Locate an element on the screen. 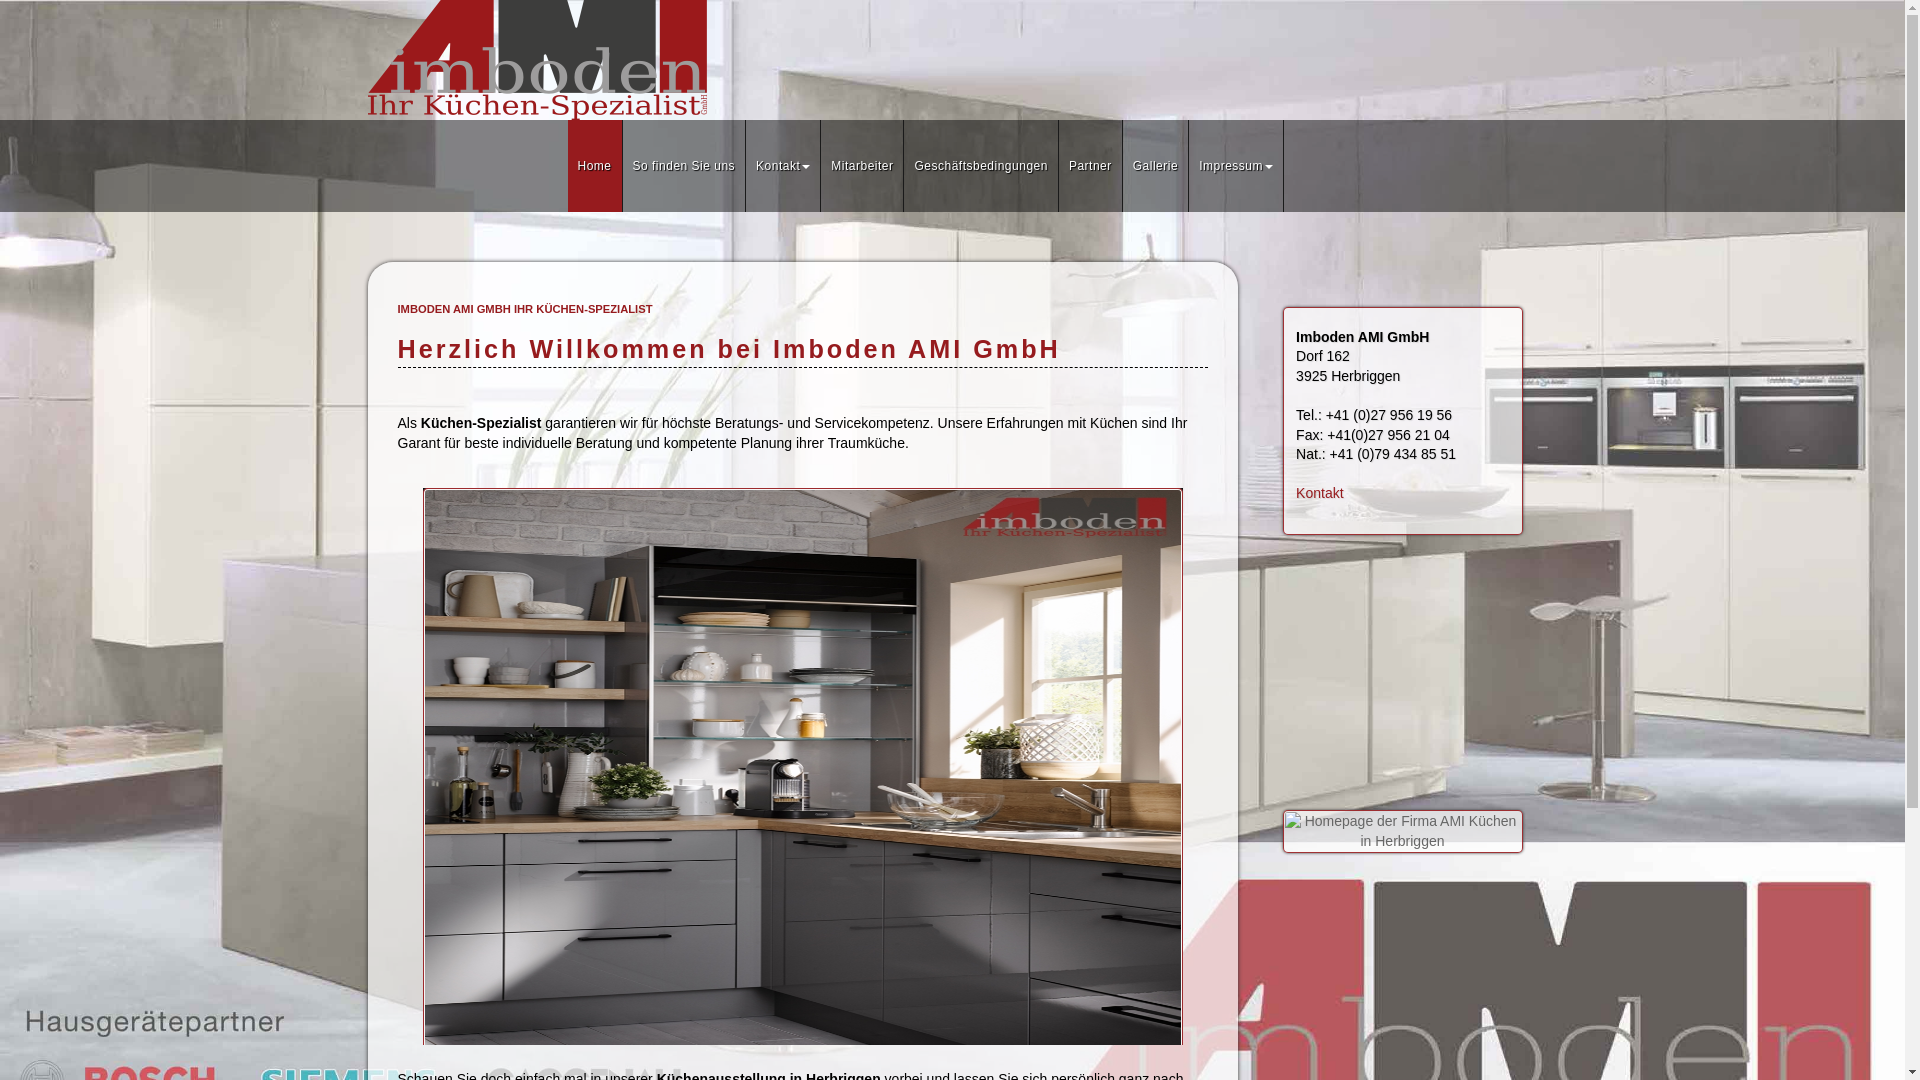 The width and height of the screenshot is (1920, 1080). 'Gallerie' is located at coordinates (1156, 164).